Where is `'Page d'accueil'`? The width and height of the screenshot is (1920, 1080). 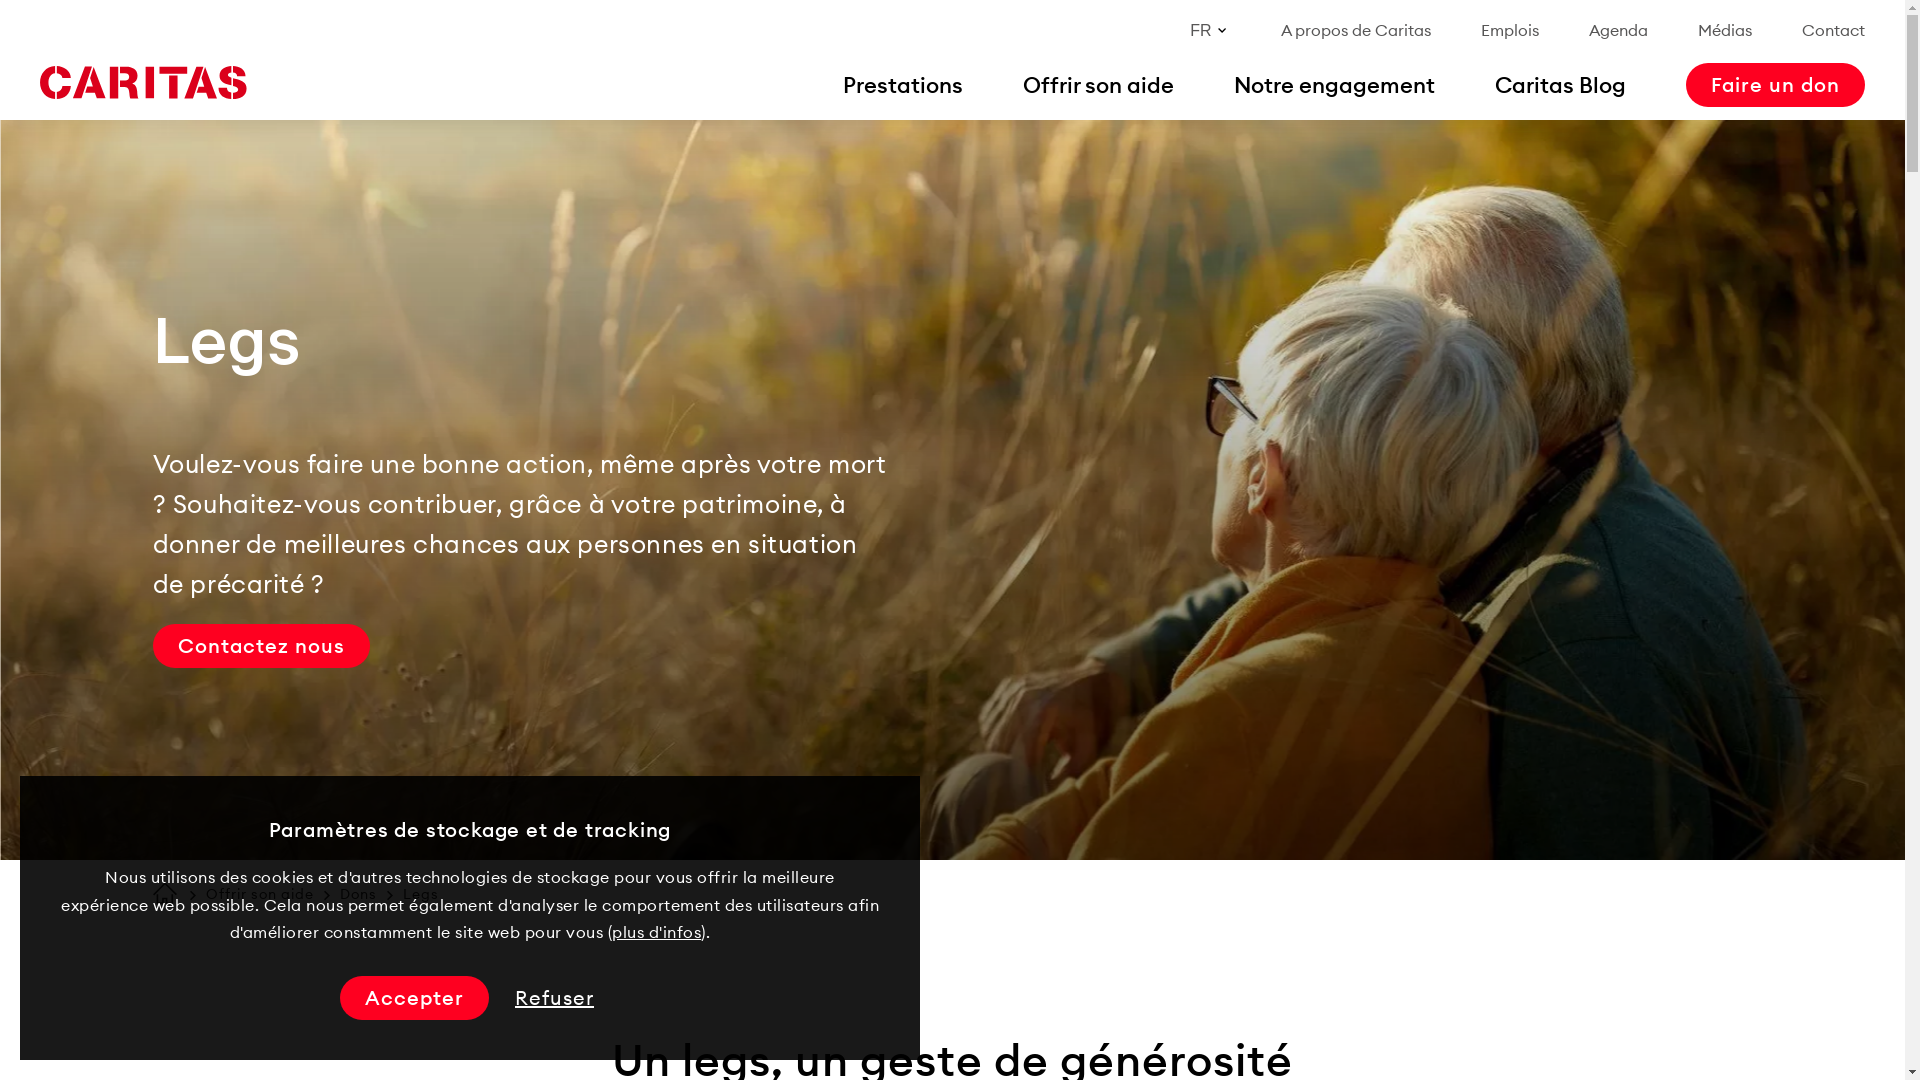 'Page d'accueil' is located at coordinates (151, 892).